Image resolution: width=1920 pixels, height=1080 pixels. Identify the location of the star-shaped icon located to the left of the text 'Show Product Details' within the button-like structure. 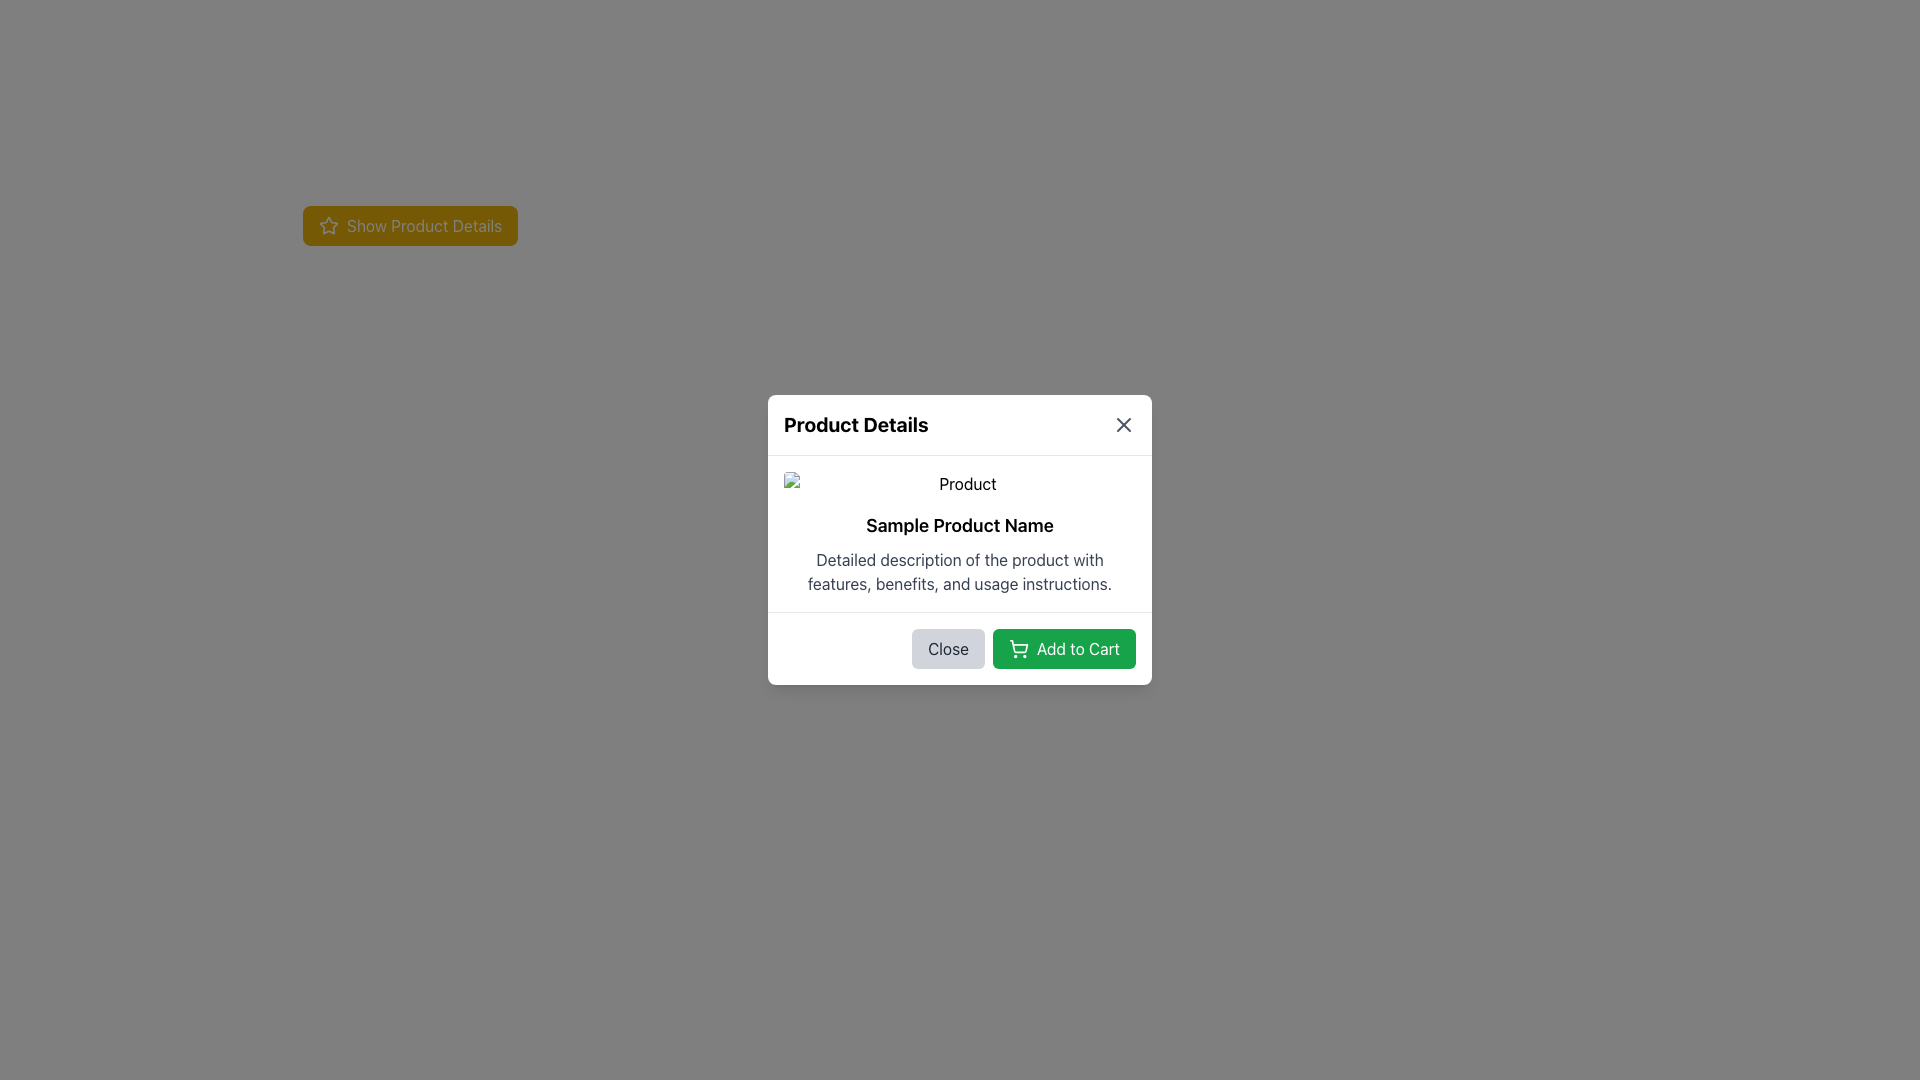
(329, 225).